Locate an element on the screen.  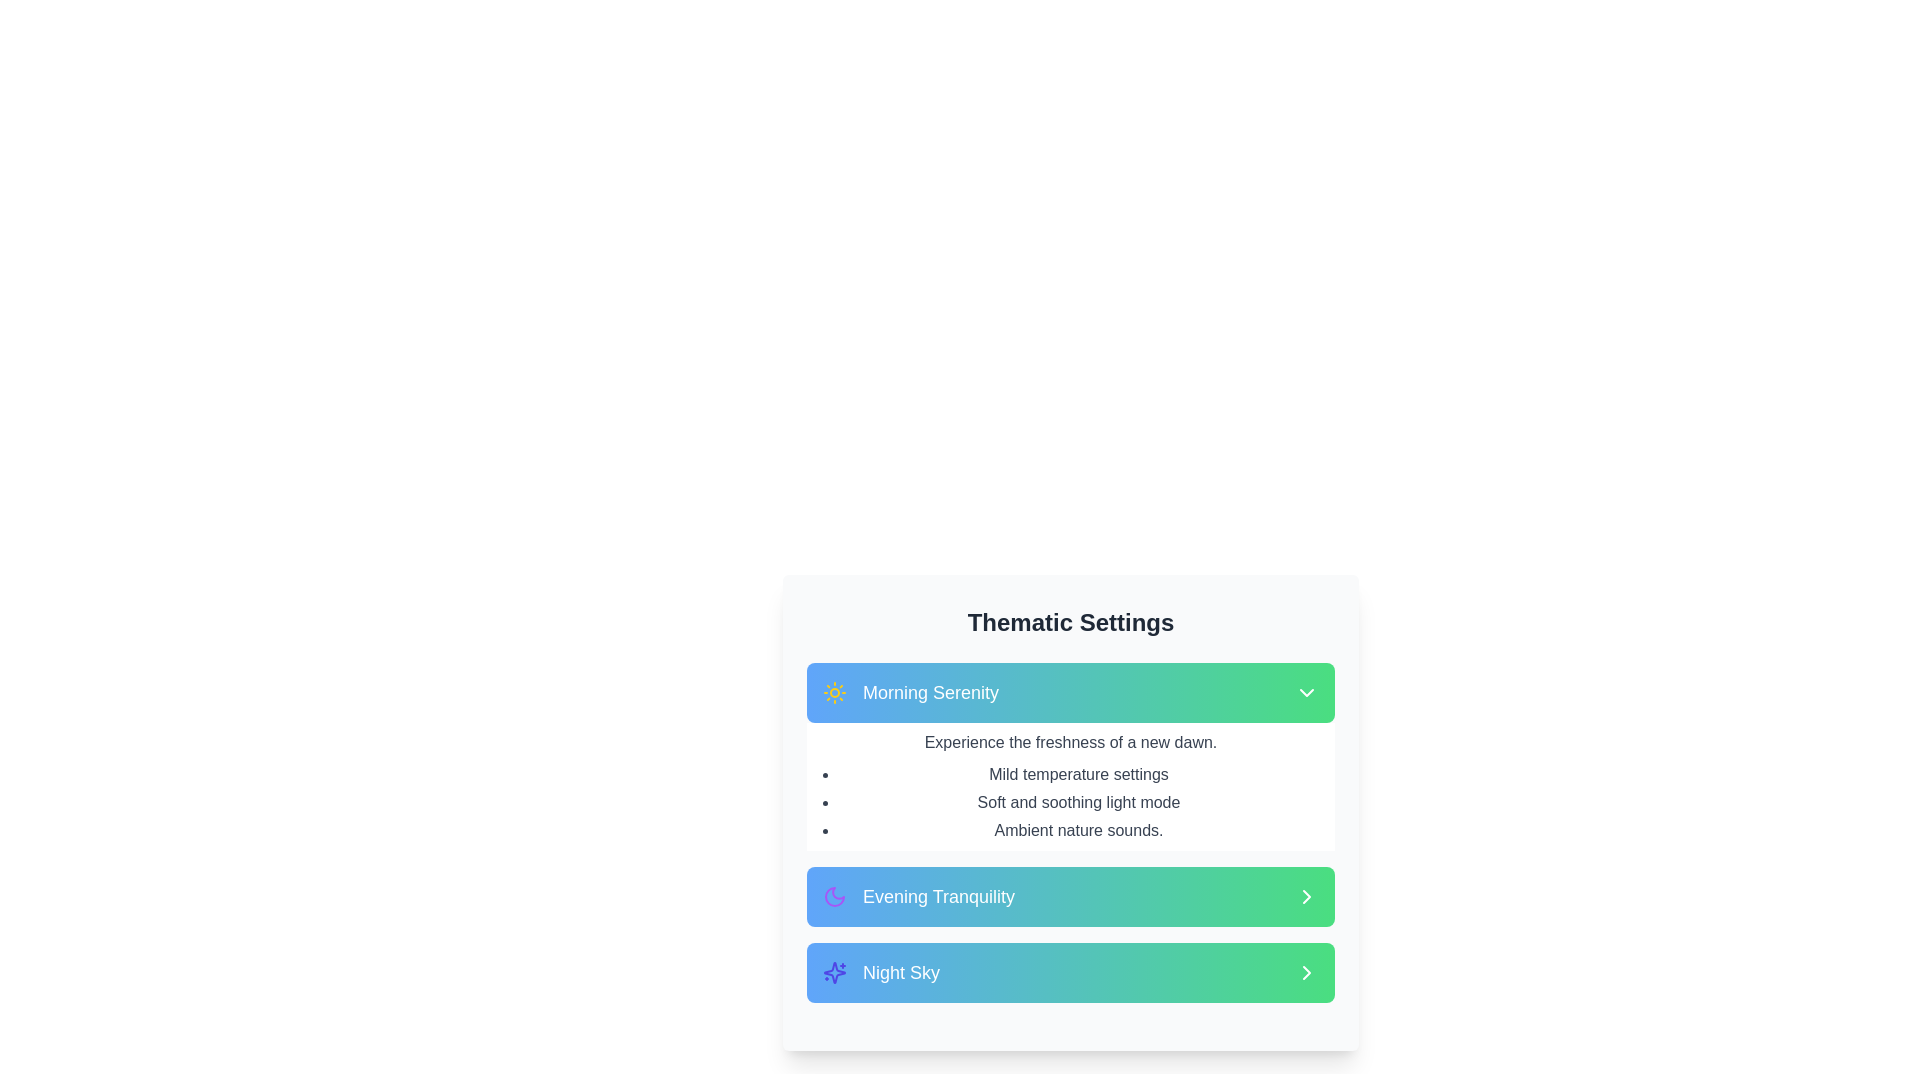
the introductory text element for the 'Morning Serenity' section, which provides an overview of the section's purpose and is located directly below the header 'Morning Serenity' is located at coordinates (1069, 743).